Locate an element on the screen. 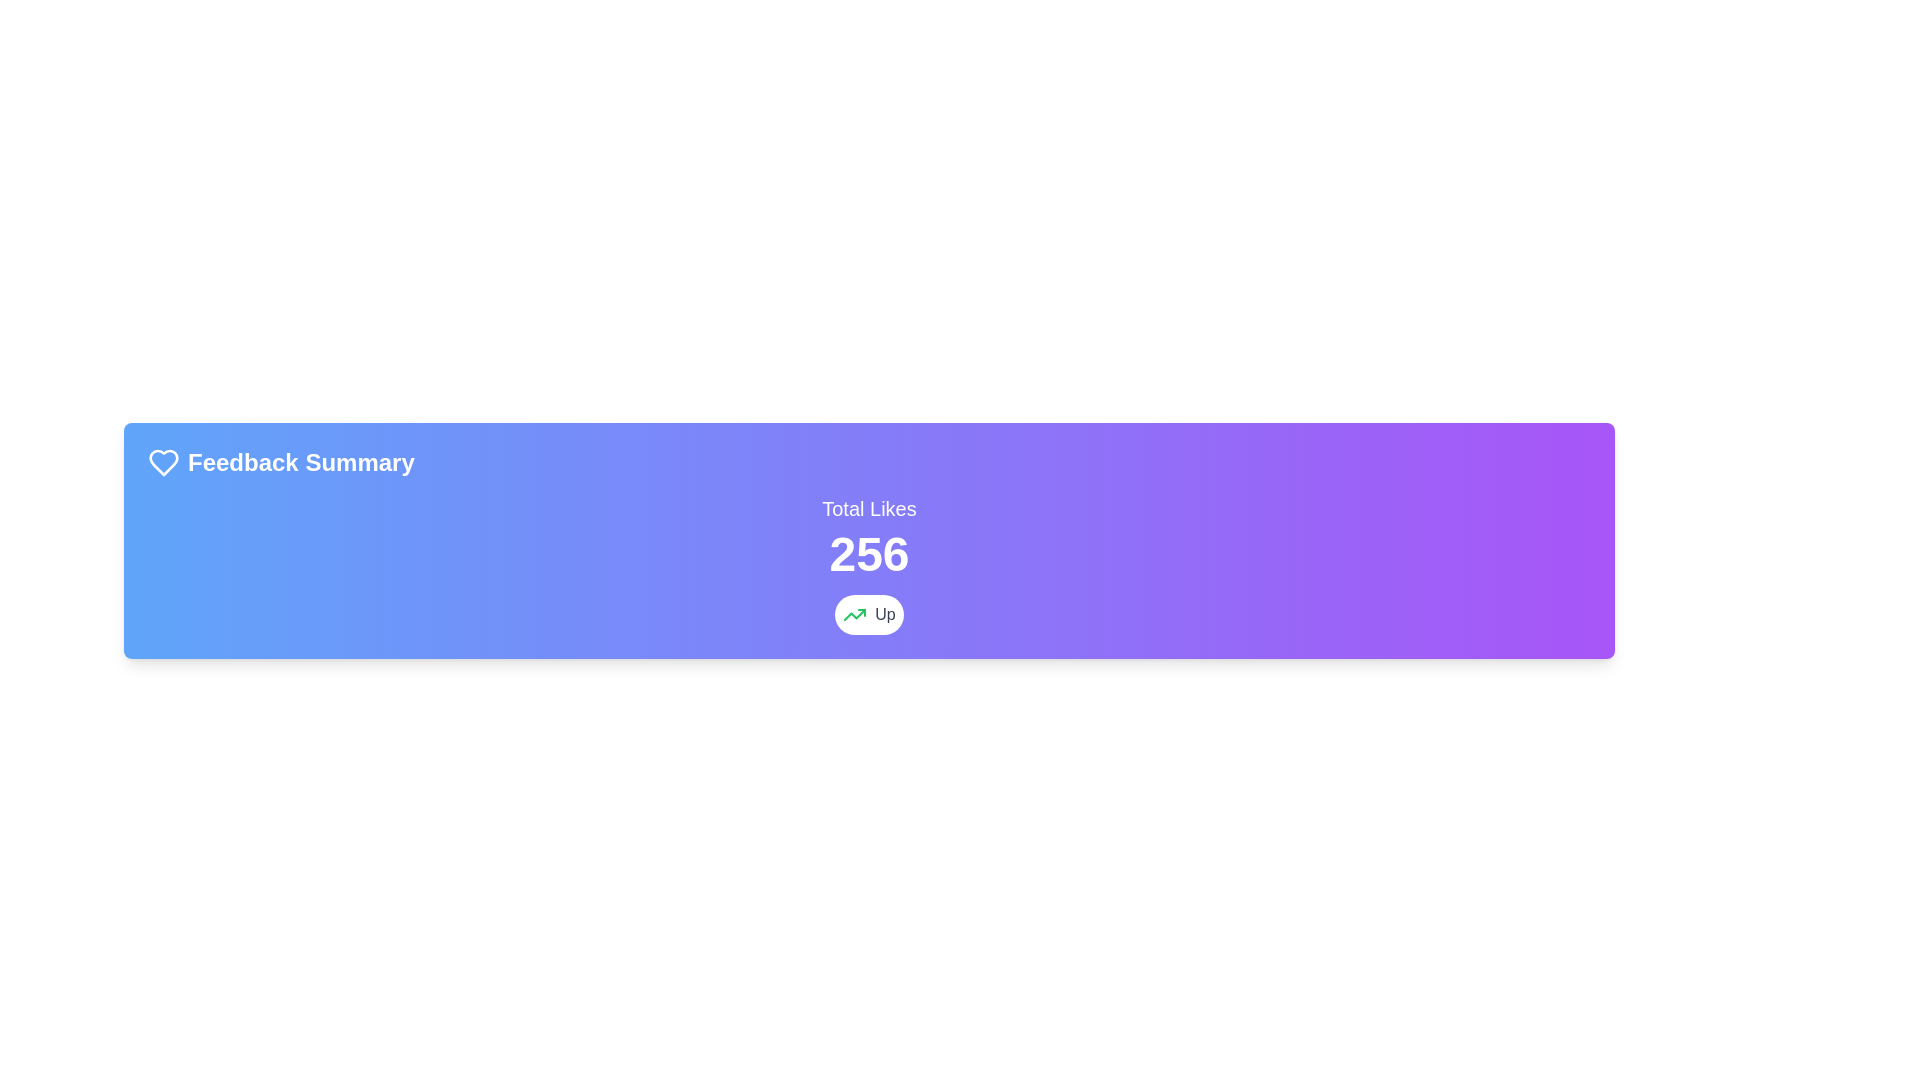 The height and width of the screenshot is (1080, 1920). the trending indicator icon inside the circular white button located at the bottom center of the 'Feedback Summary' card is located at coordinates (855, 613).